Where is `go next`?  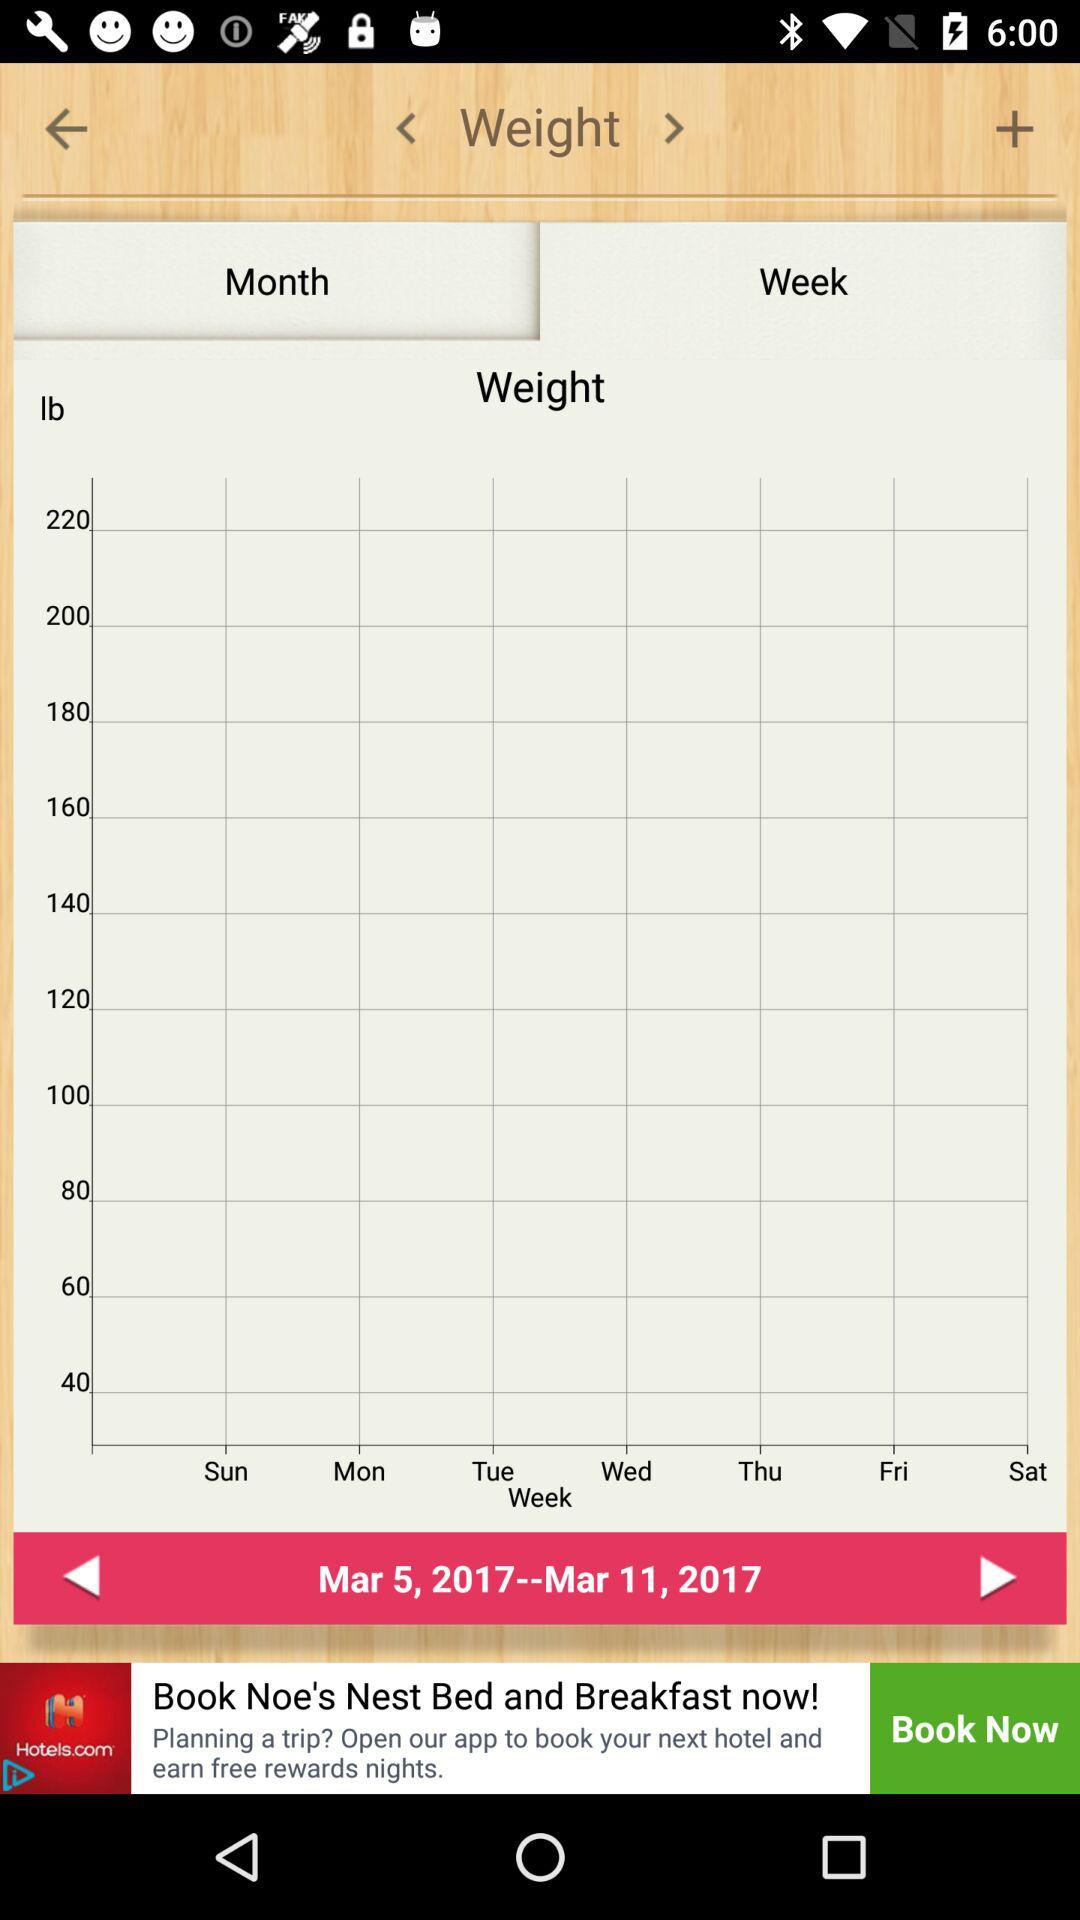 go next is located at coordinates (999, 1577).